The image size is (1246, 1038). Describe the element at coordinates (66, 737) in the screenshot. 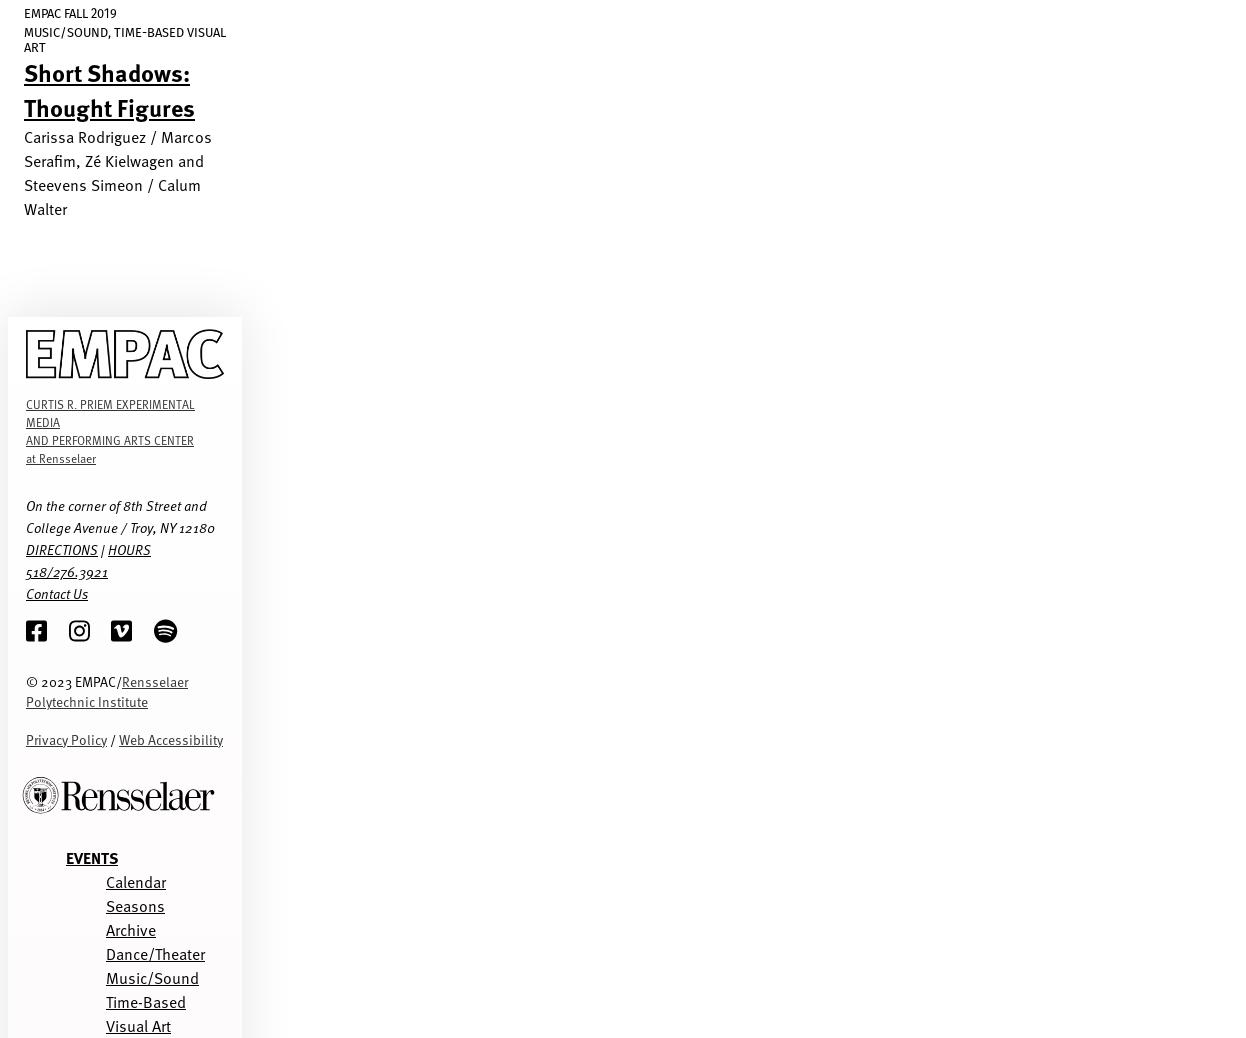

I see `'Privacy Policy'` at that location.